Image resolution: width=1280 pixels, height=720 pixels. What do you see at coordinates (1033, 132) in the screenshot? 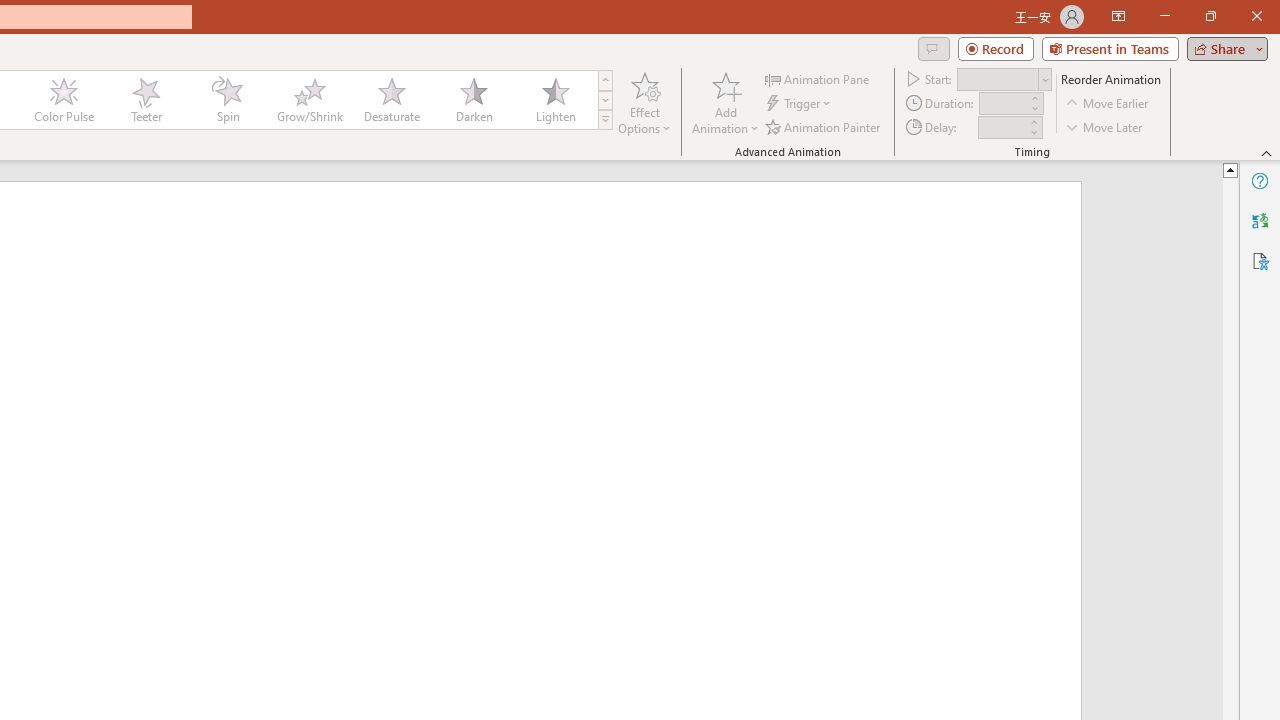
I see `'Less'` at bounding box center [1033, 132].